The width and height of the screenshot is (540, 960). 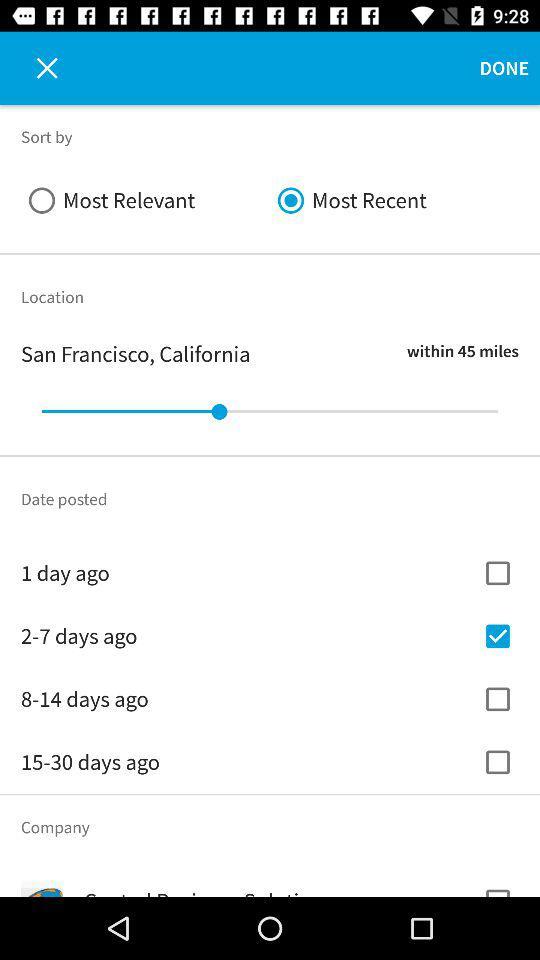 What do you see at coordinates (394, 200) in the screenshot?
I see `item below sort by` at bounding box center [394, 200].